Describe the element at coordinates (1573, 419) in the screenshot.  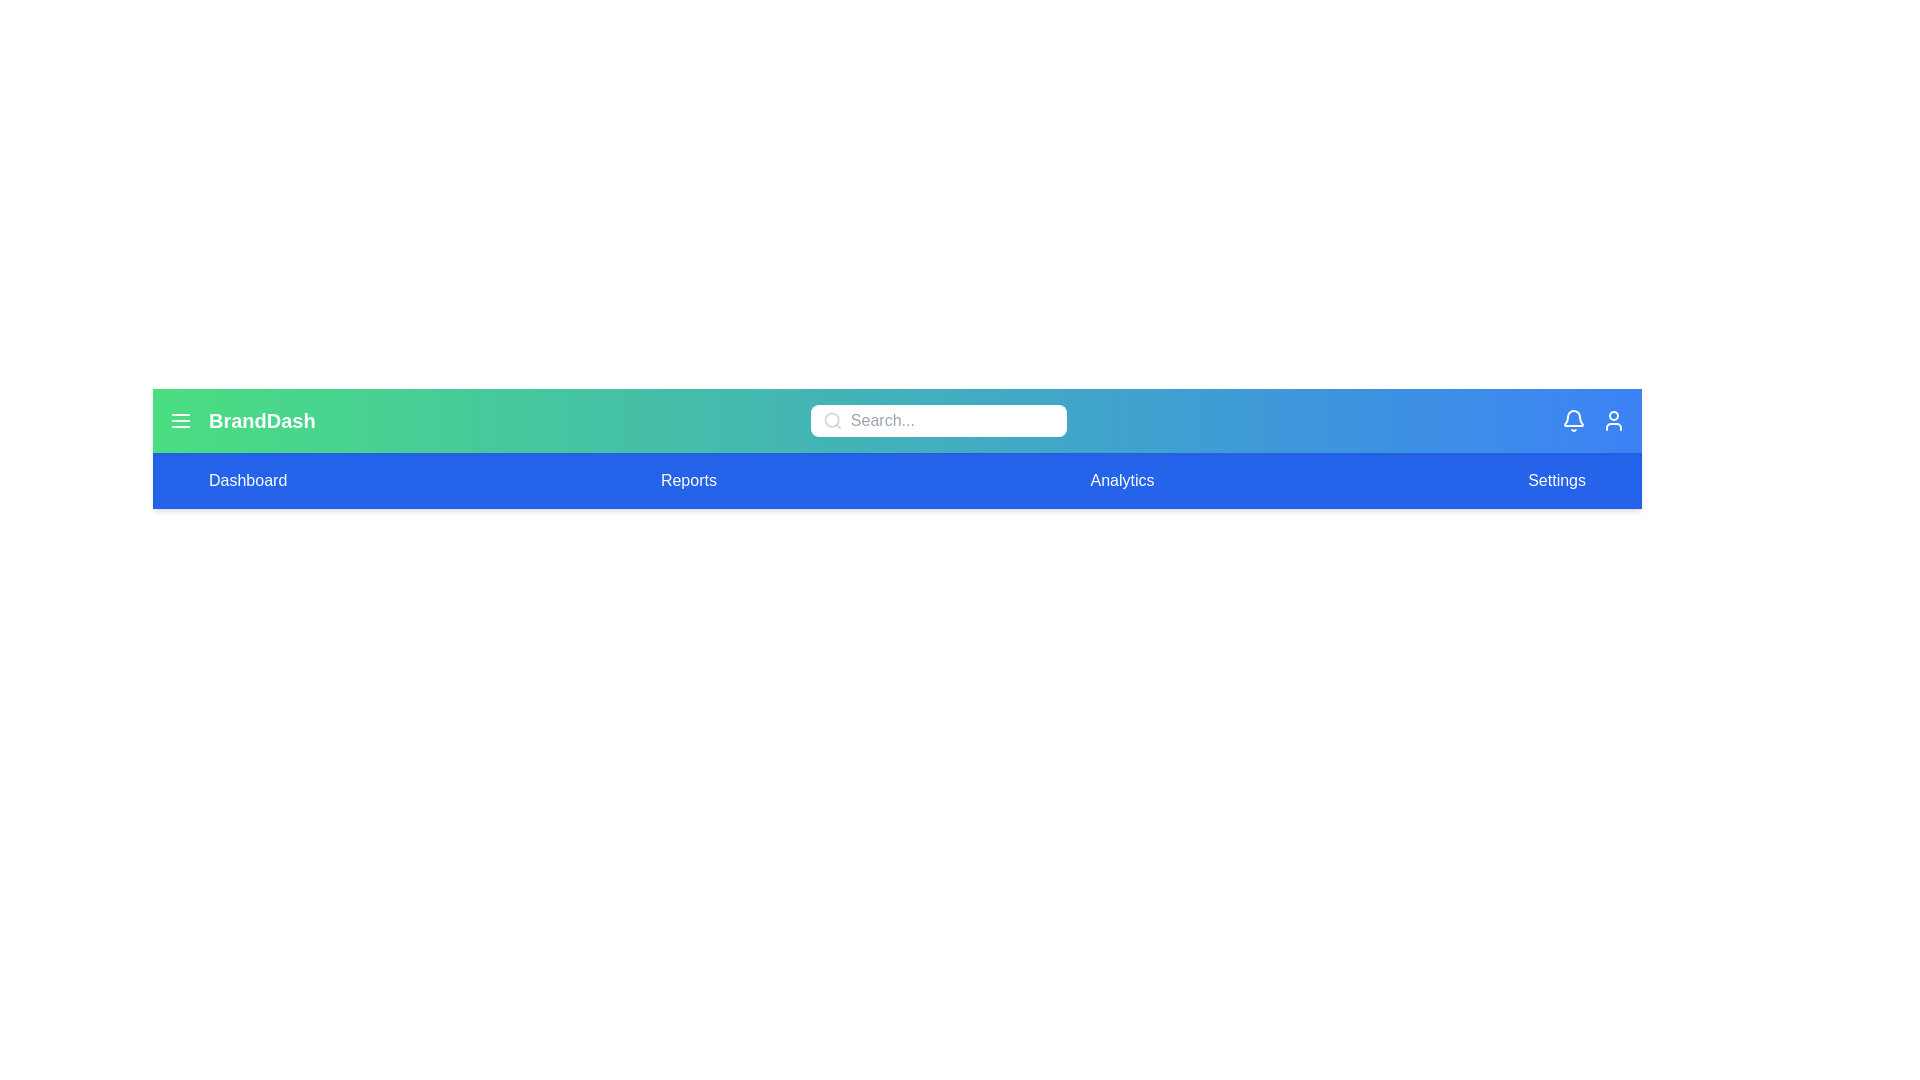
I see `the bell icon to view notifications` at that location.